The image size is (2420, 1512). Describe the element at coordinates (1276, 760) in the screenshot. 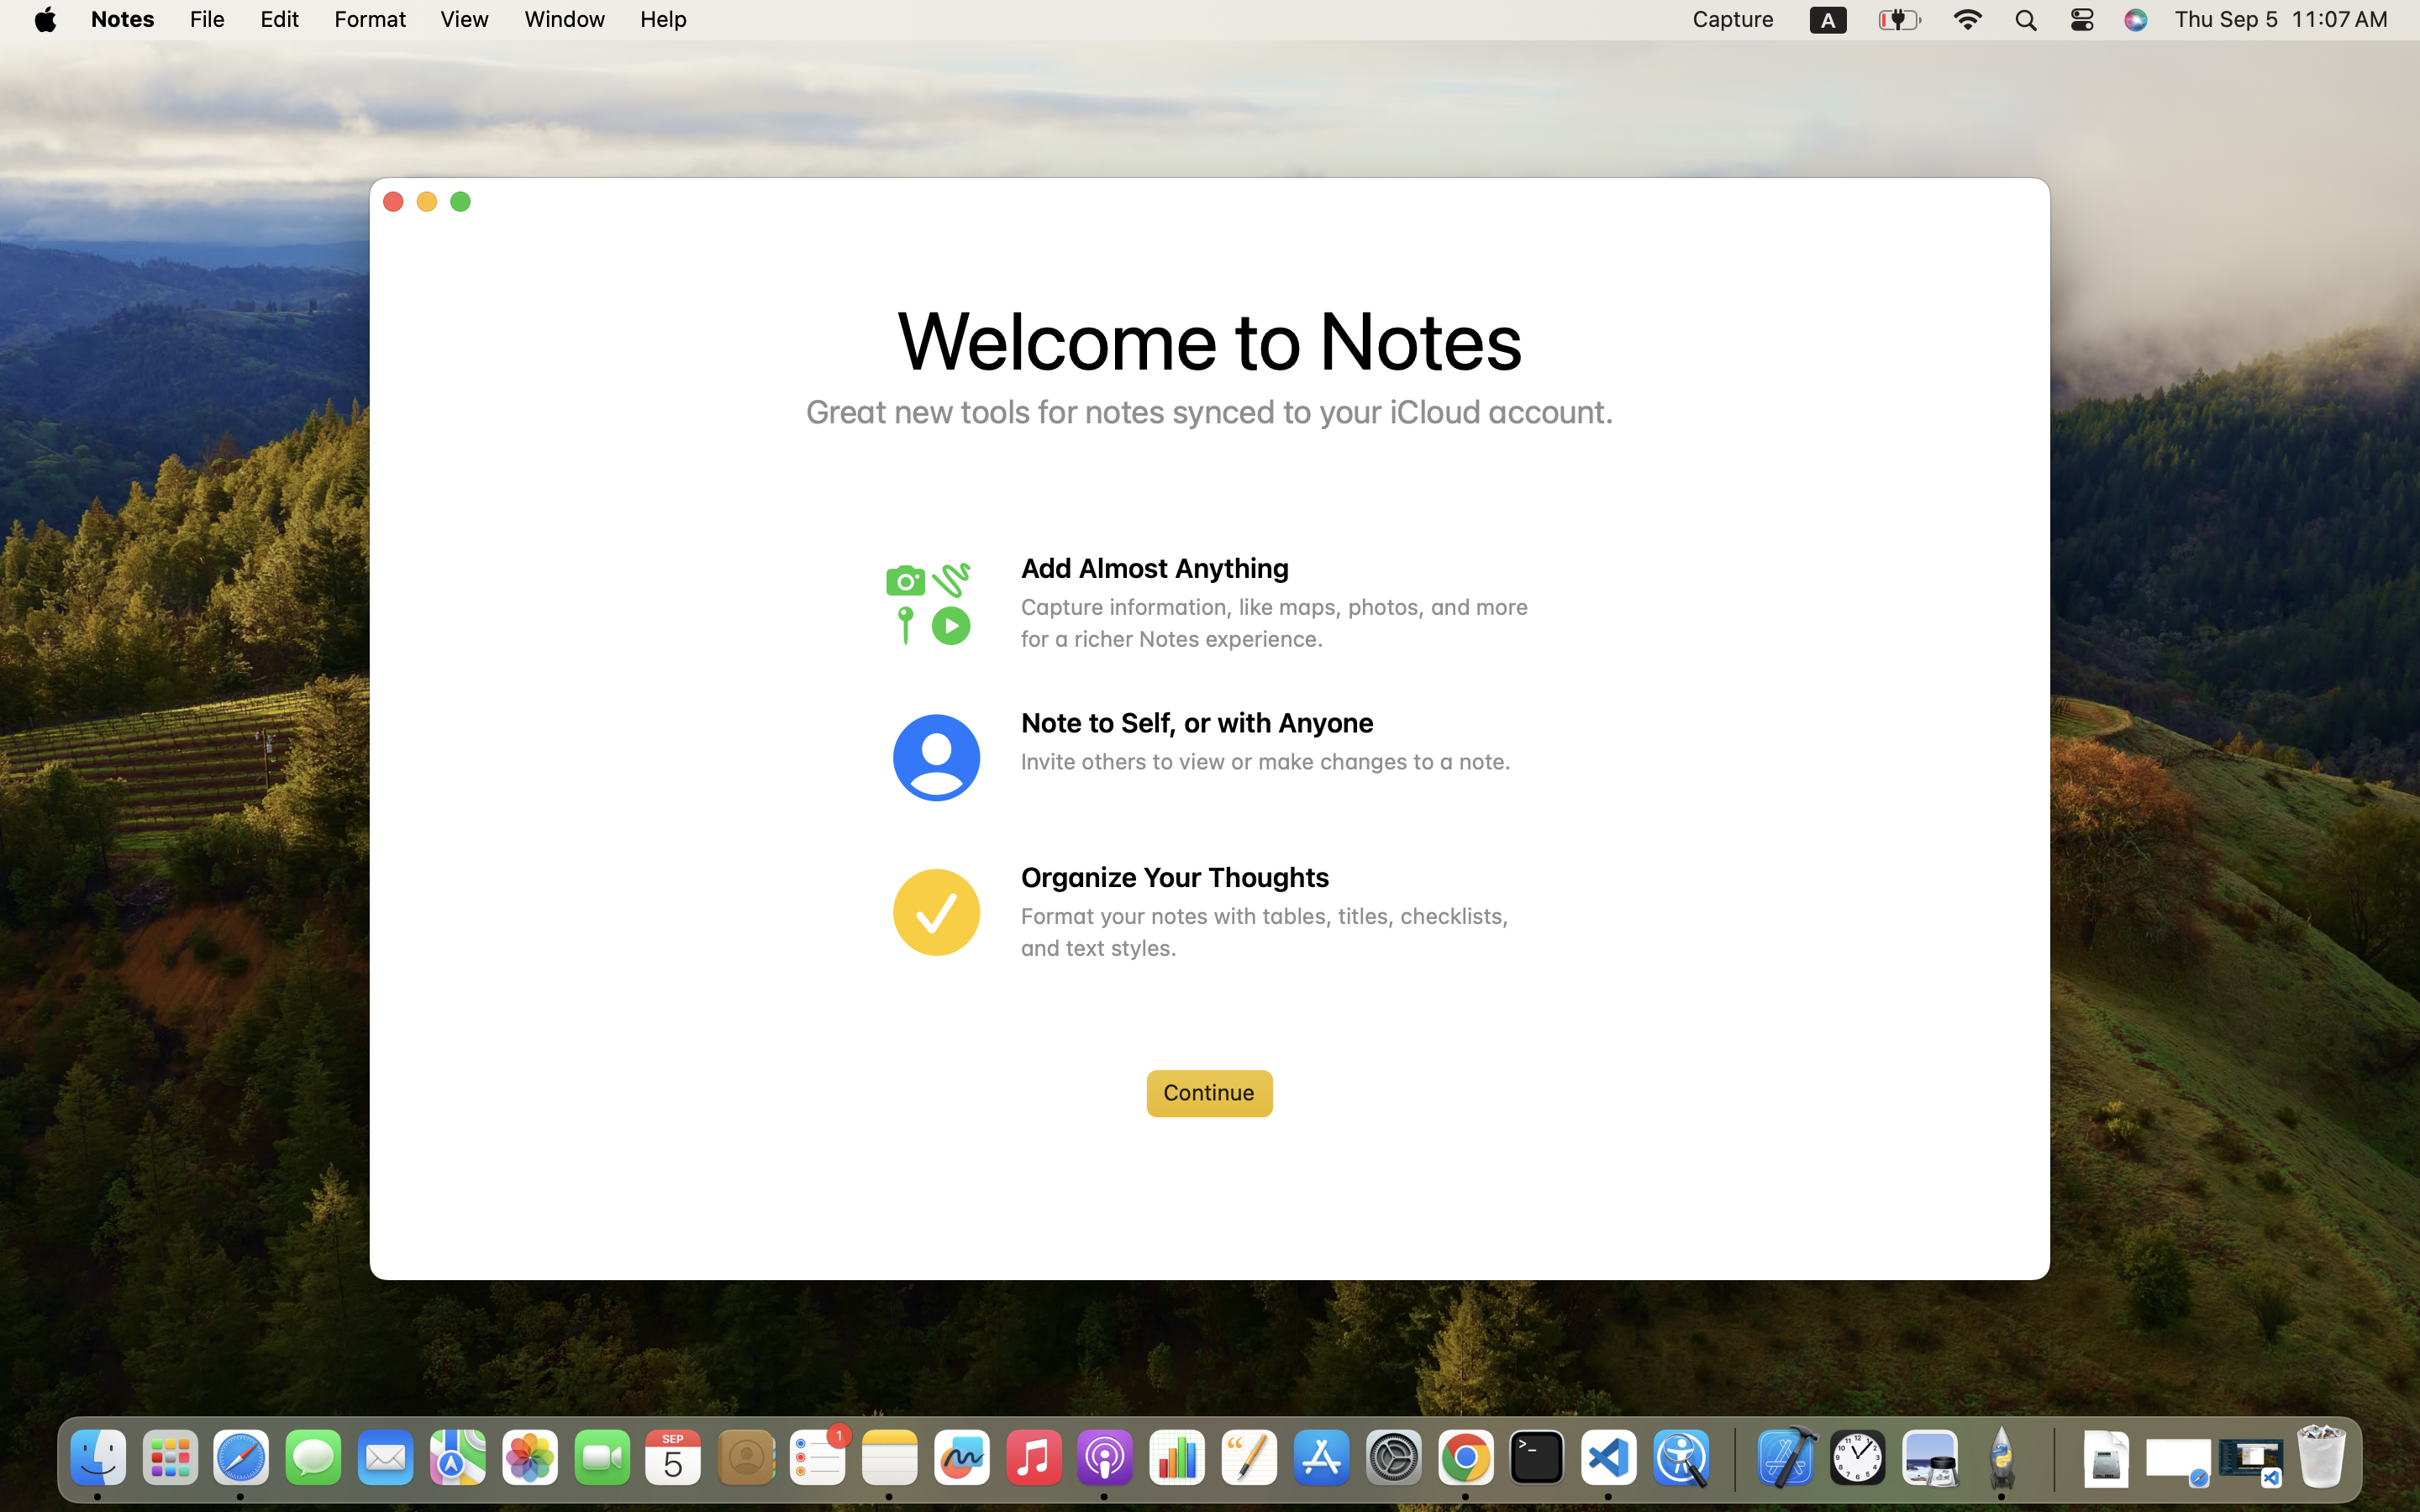

I see `'Invite others to view or make changes to a note.'` at that location.